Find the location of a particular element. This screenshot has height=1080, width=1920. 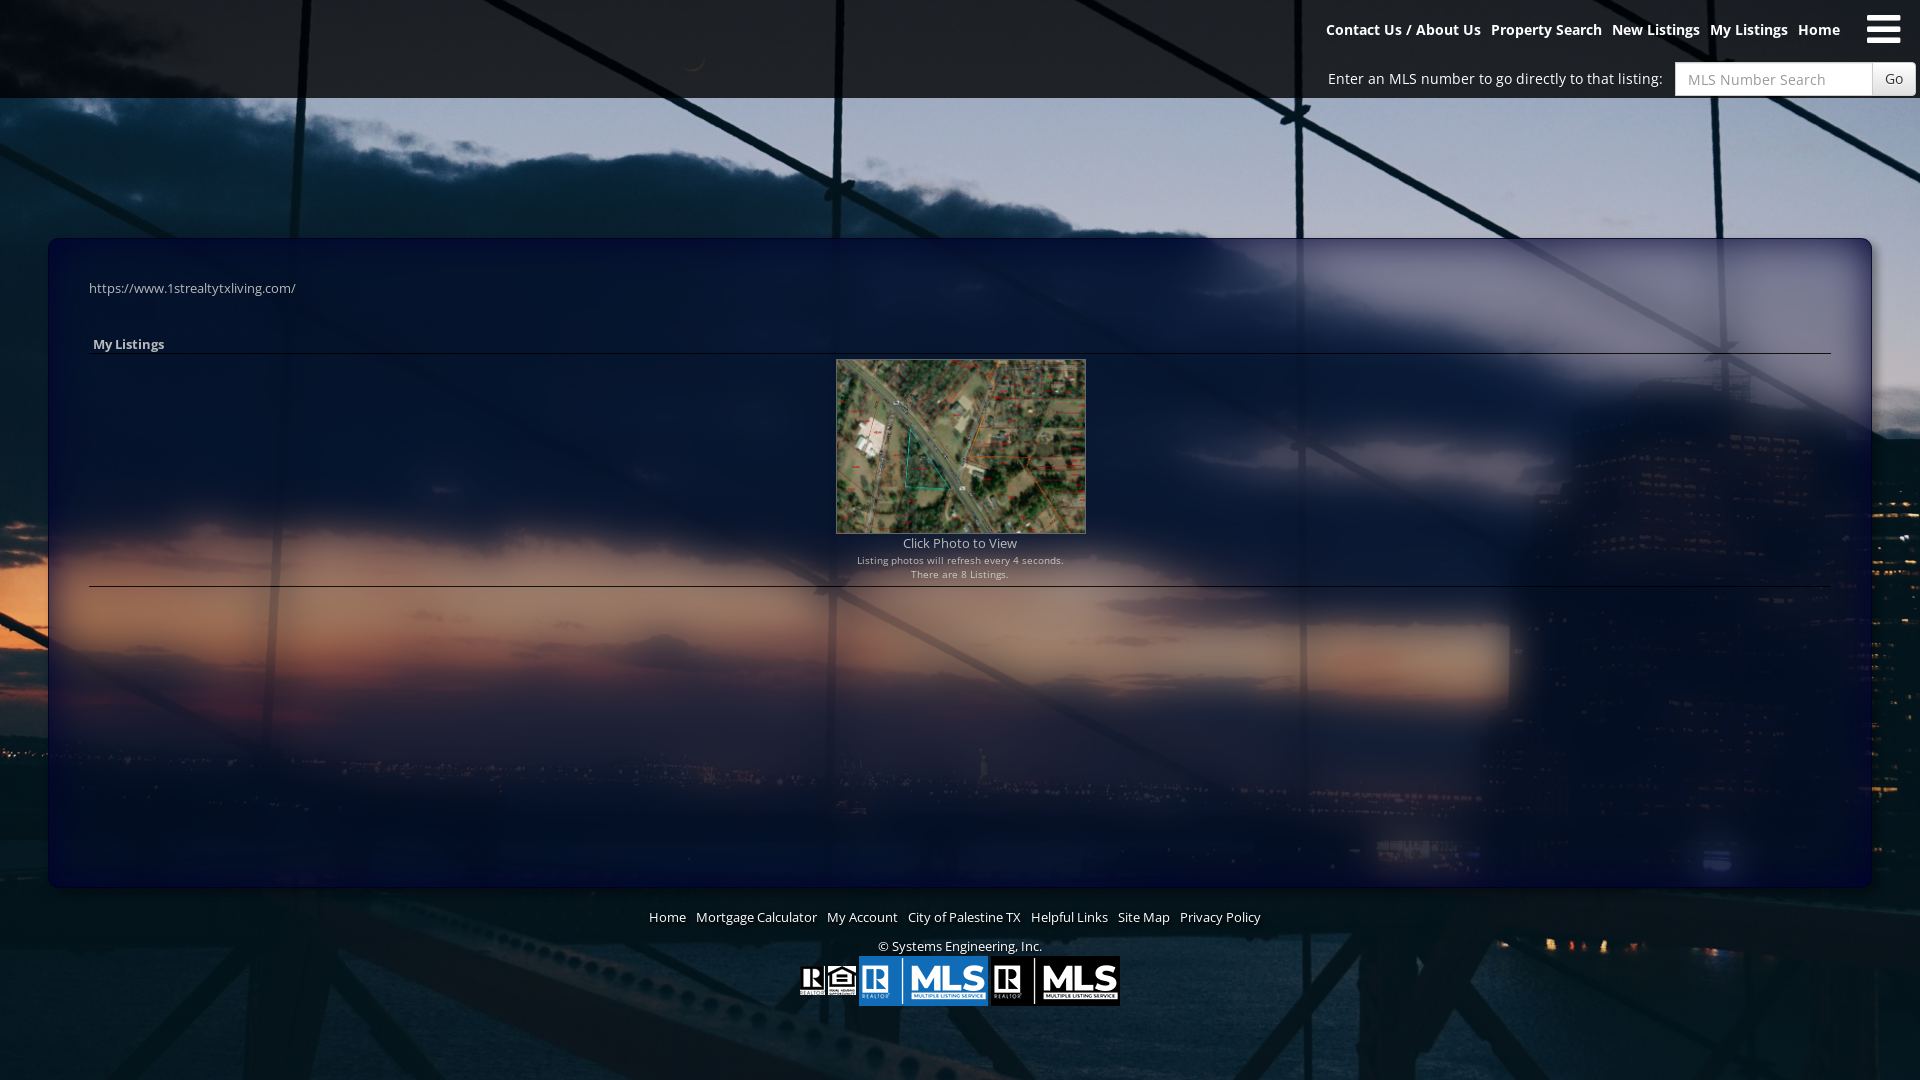

'Property Search' is located at coordinates (1545, 37).